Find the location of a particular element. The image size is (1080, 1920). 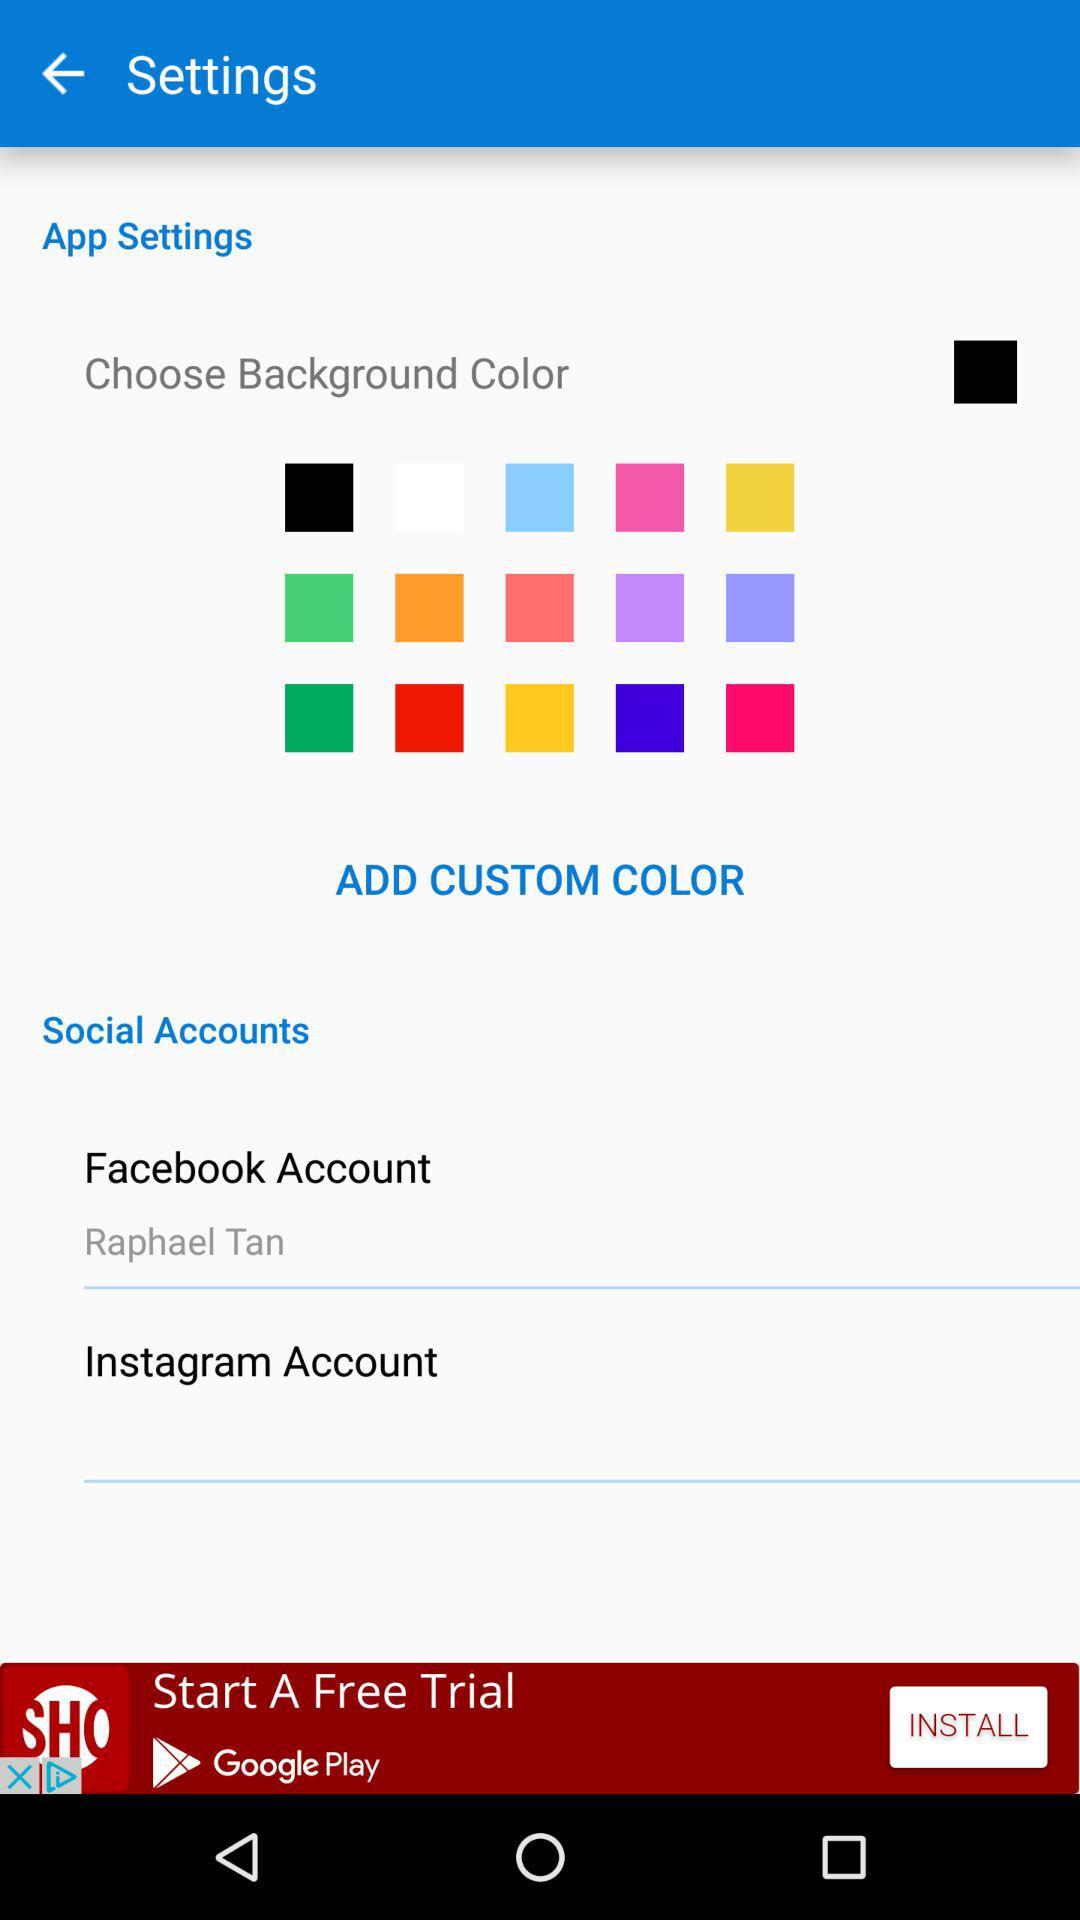

open advertisement is located at coordinates (540, 1727).